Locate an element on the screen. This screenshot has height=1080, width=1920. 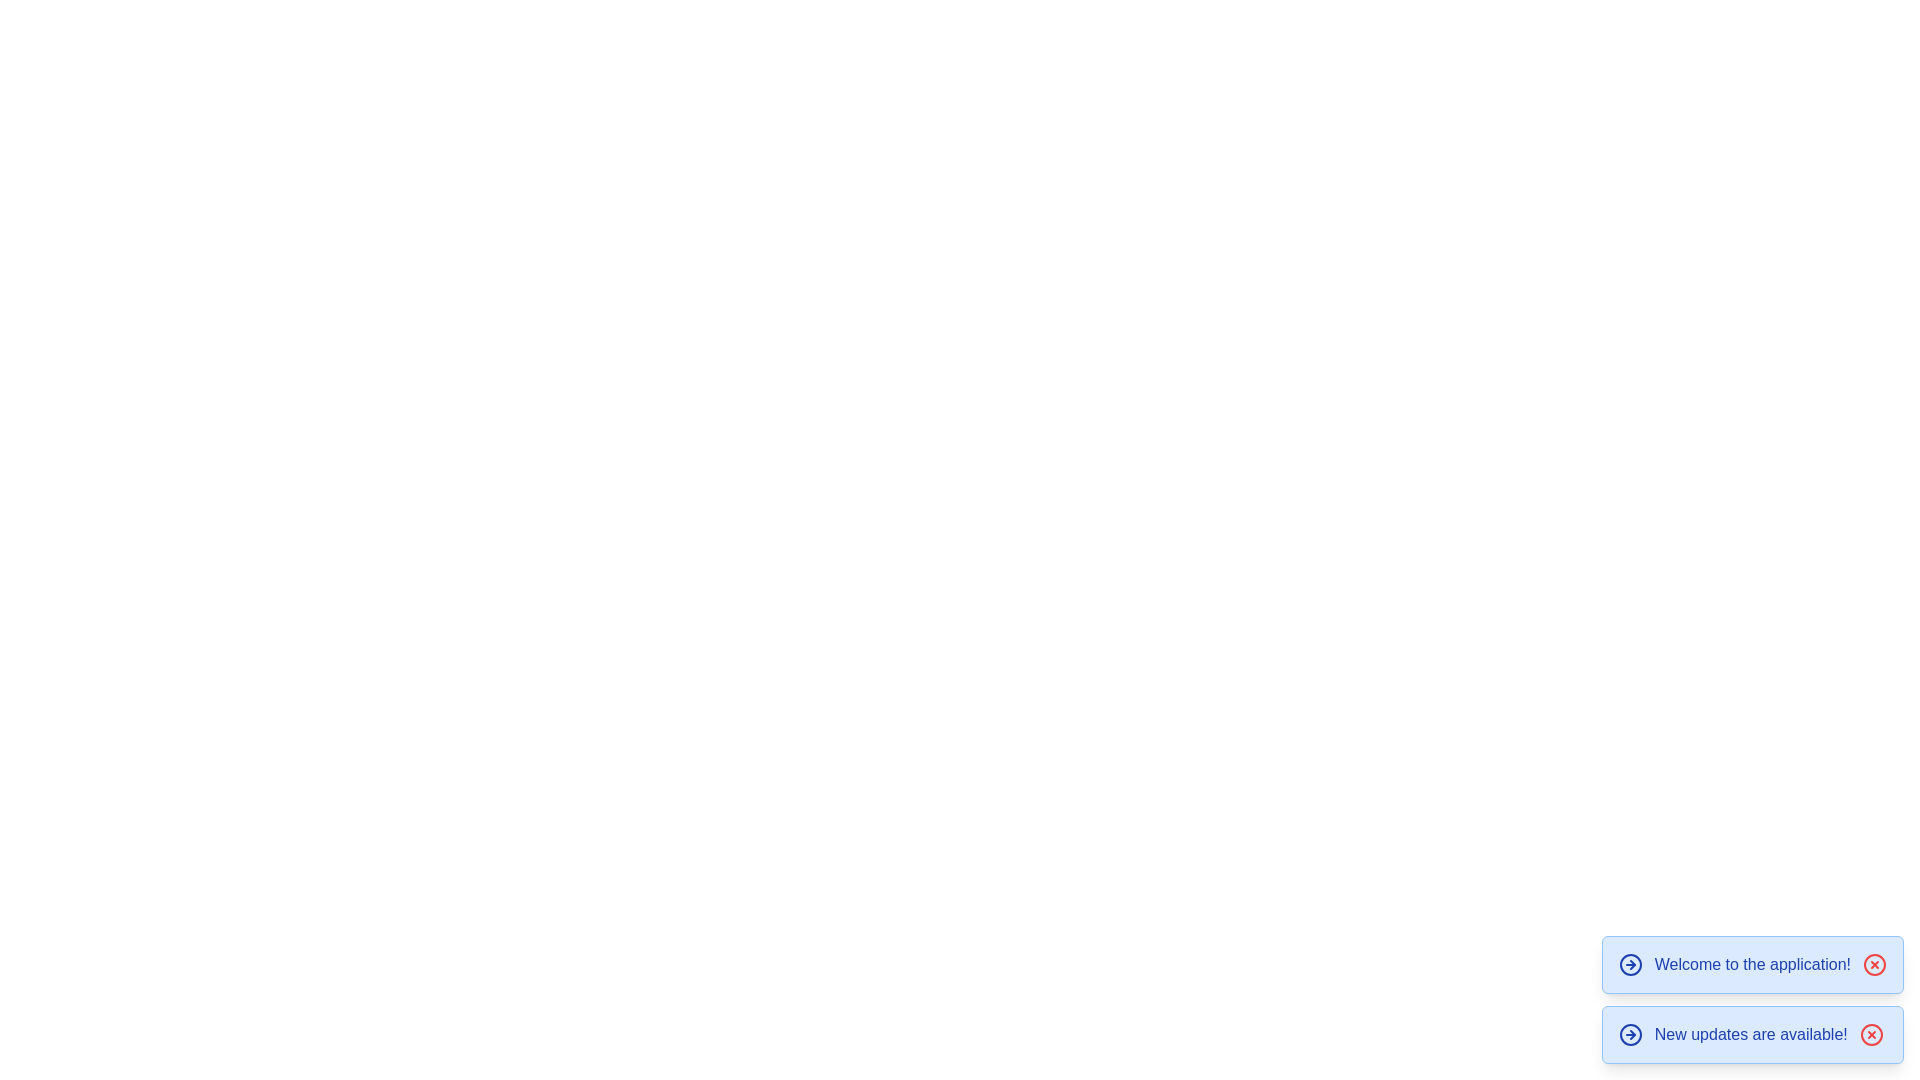
the button located in the top-right corner of the notification that contains the text 'Welcome to the application!' is located at coordinates (1874, 963).